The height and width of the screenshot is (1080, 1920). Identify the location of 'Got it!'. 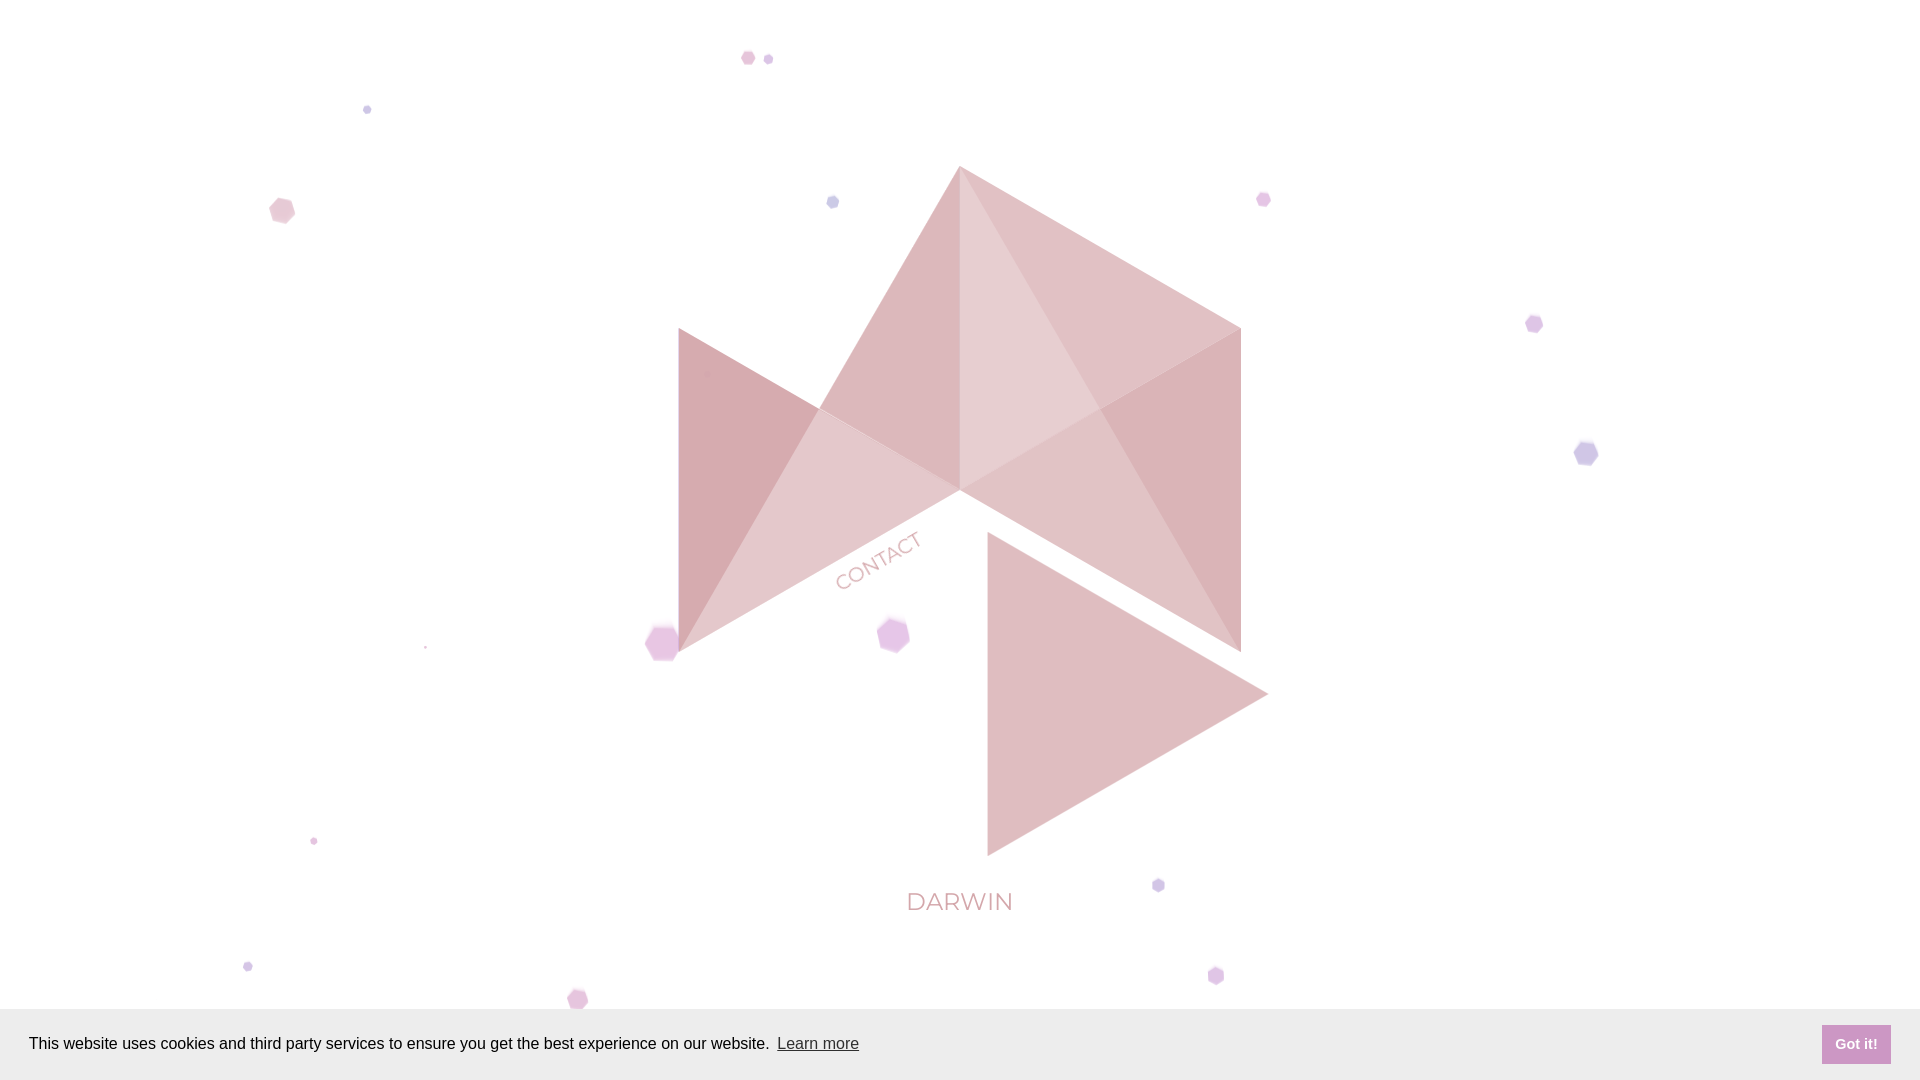
(1855, 1043).